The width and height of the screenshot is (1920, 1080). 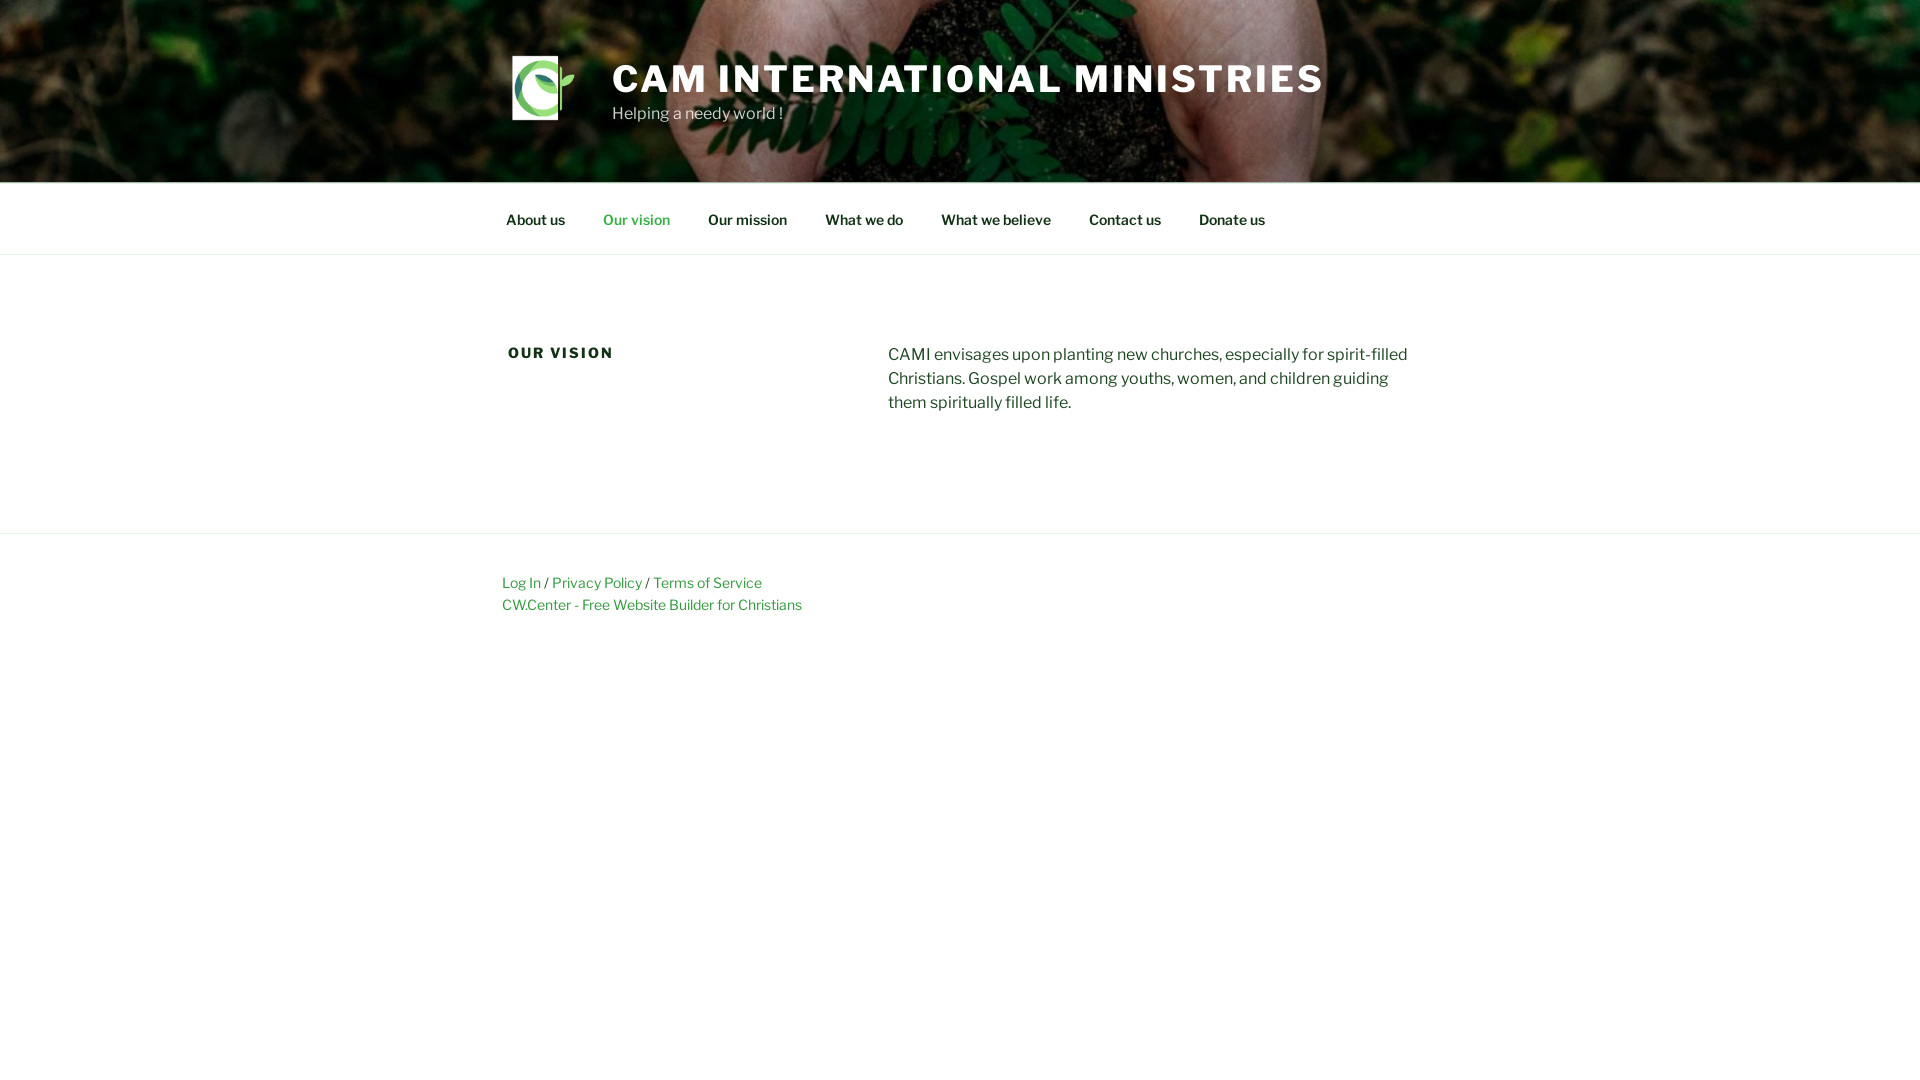 What do you see at coordinates (1124, 218) in the screenshot?
I see `'Contact us'` at bounding box center [1124, 218].